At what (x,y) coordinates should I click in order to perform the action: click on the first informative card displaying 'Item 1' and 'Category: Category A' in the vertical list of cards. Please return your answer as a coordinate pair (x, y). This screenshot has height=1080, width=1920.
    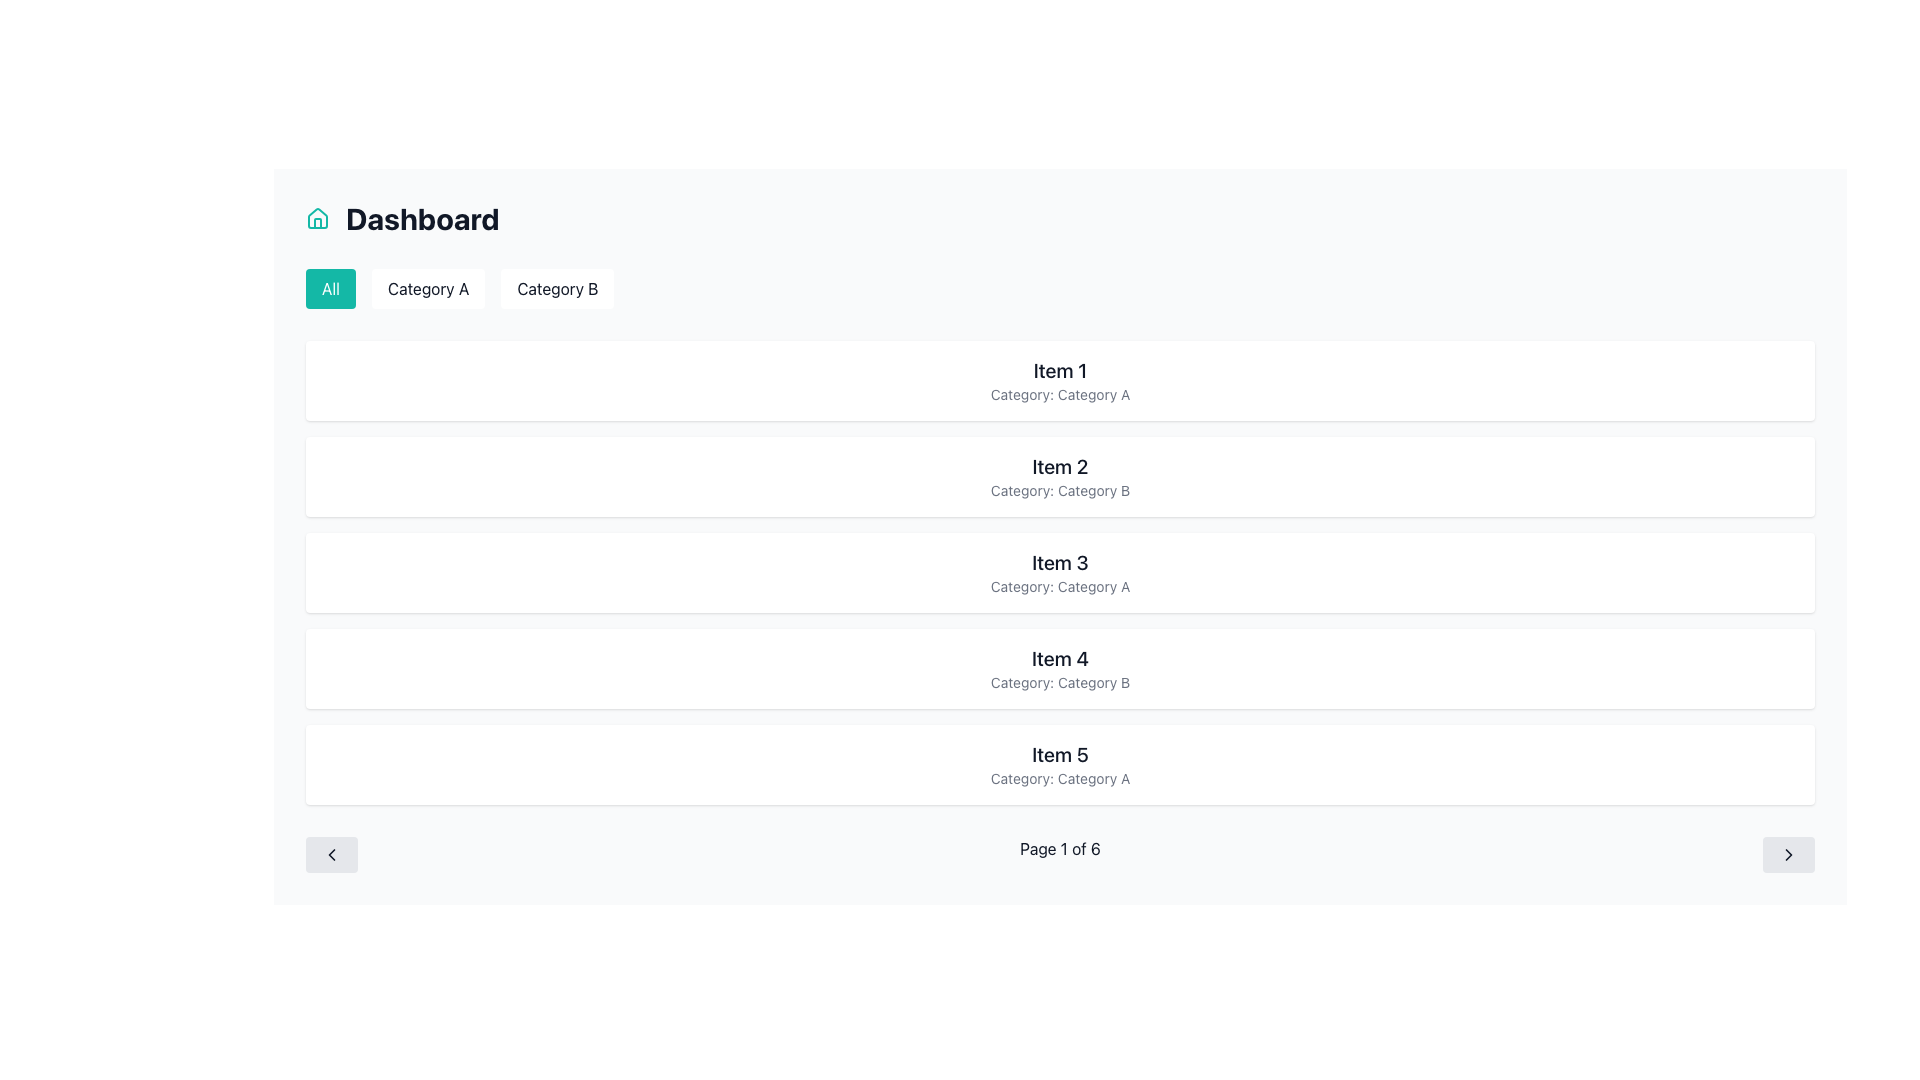
    Looking at the image, I should click on (1059, 381).